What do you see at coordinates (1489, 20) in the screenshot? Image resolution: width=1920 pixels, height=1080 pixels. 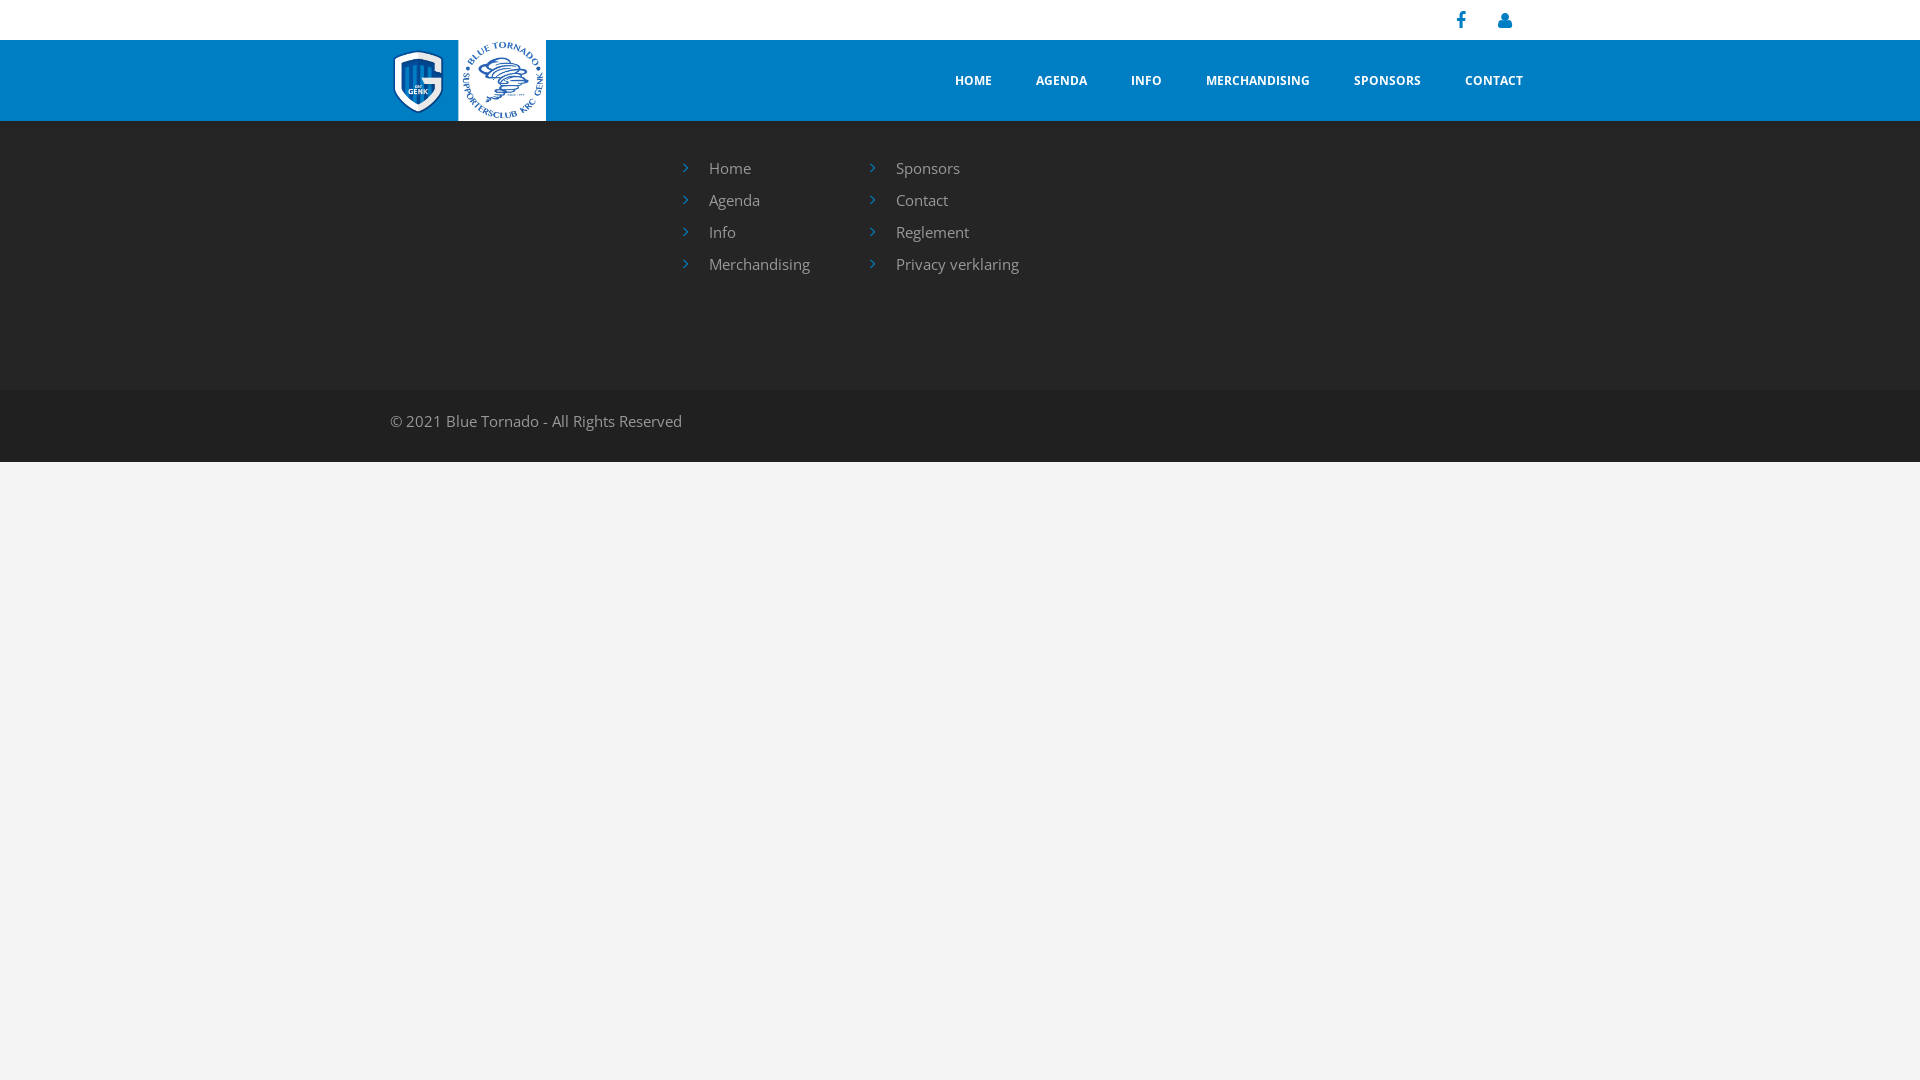 I see `'Profiel'` at bounding box center [1489, 20].